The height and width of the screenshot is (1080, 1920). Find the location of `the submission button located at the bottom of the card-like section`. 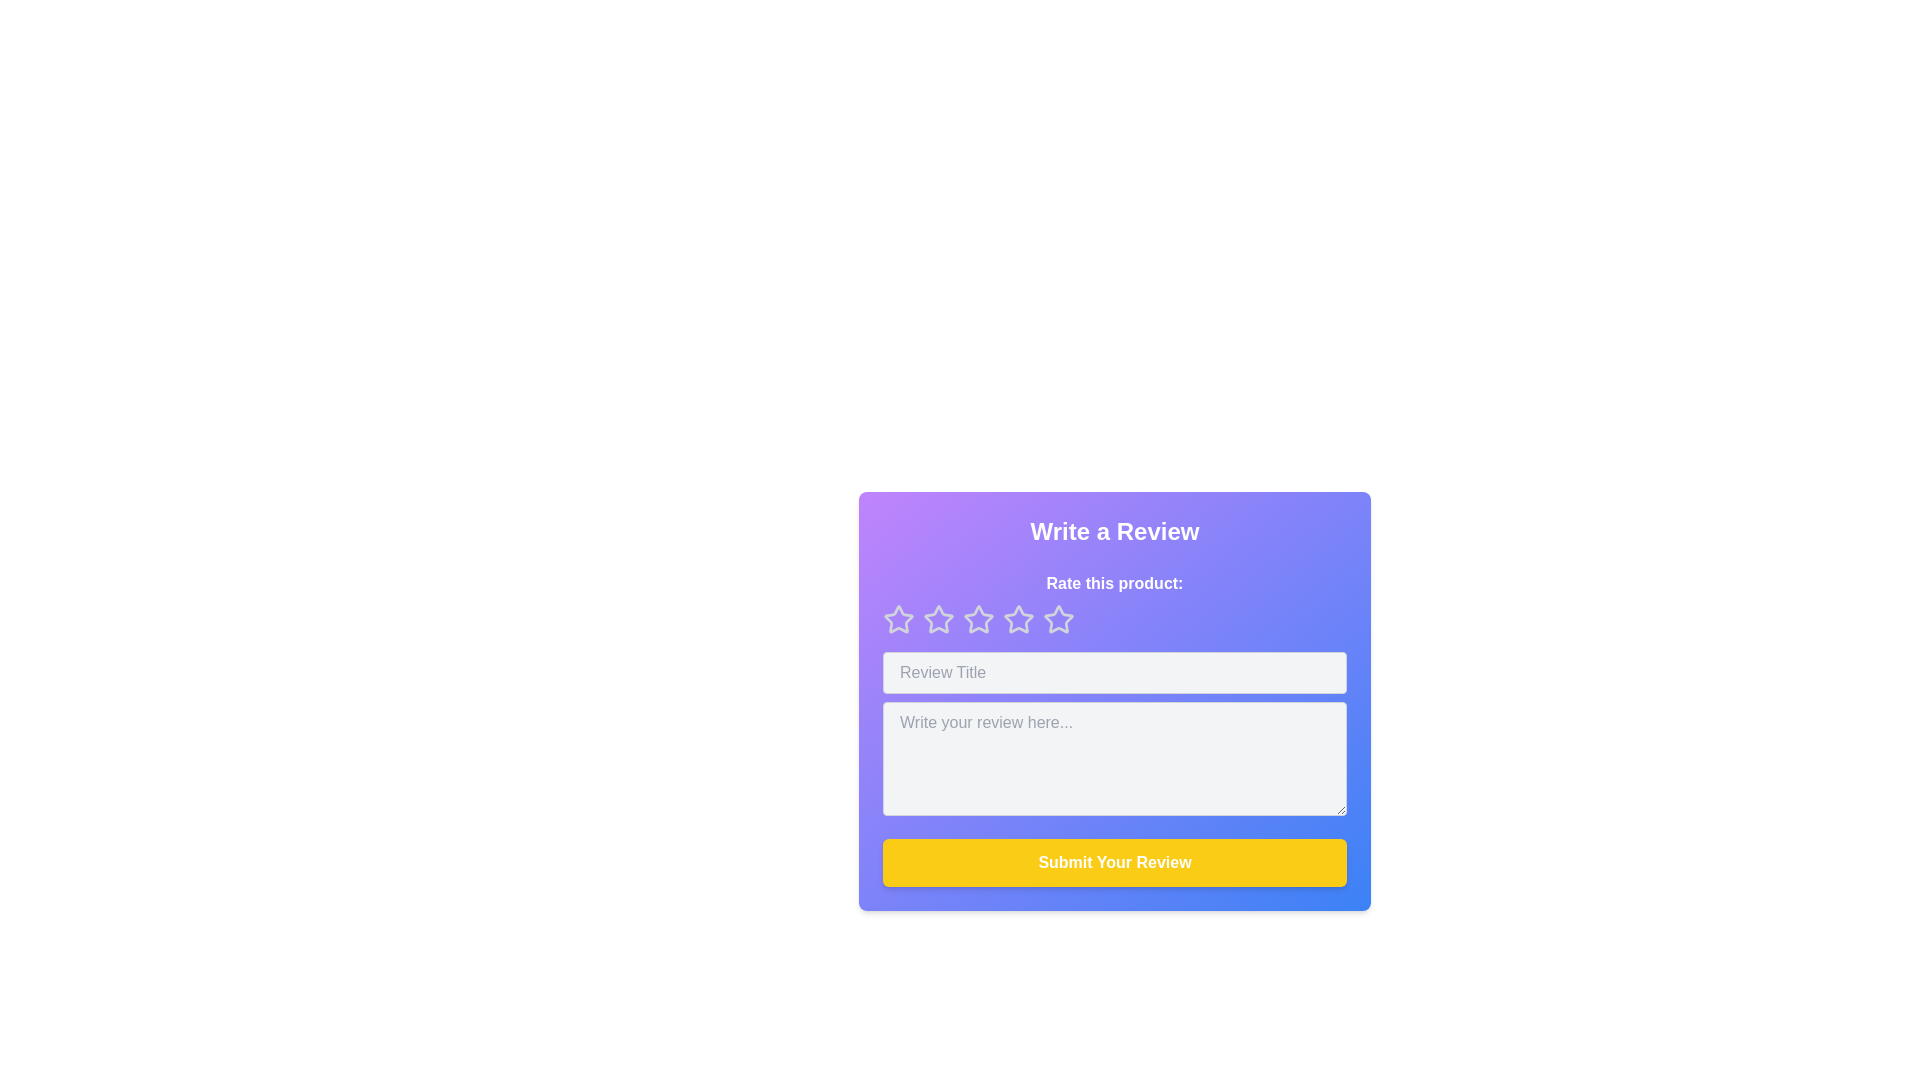

the submission button located at the bottom of the card-like section is located at coordinates (1113, 862).